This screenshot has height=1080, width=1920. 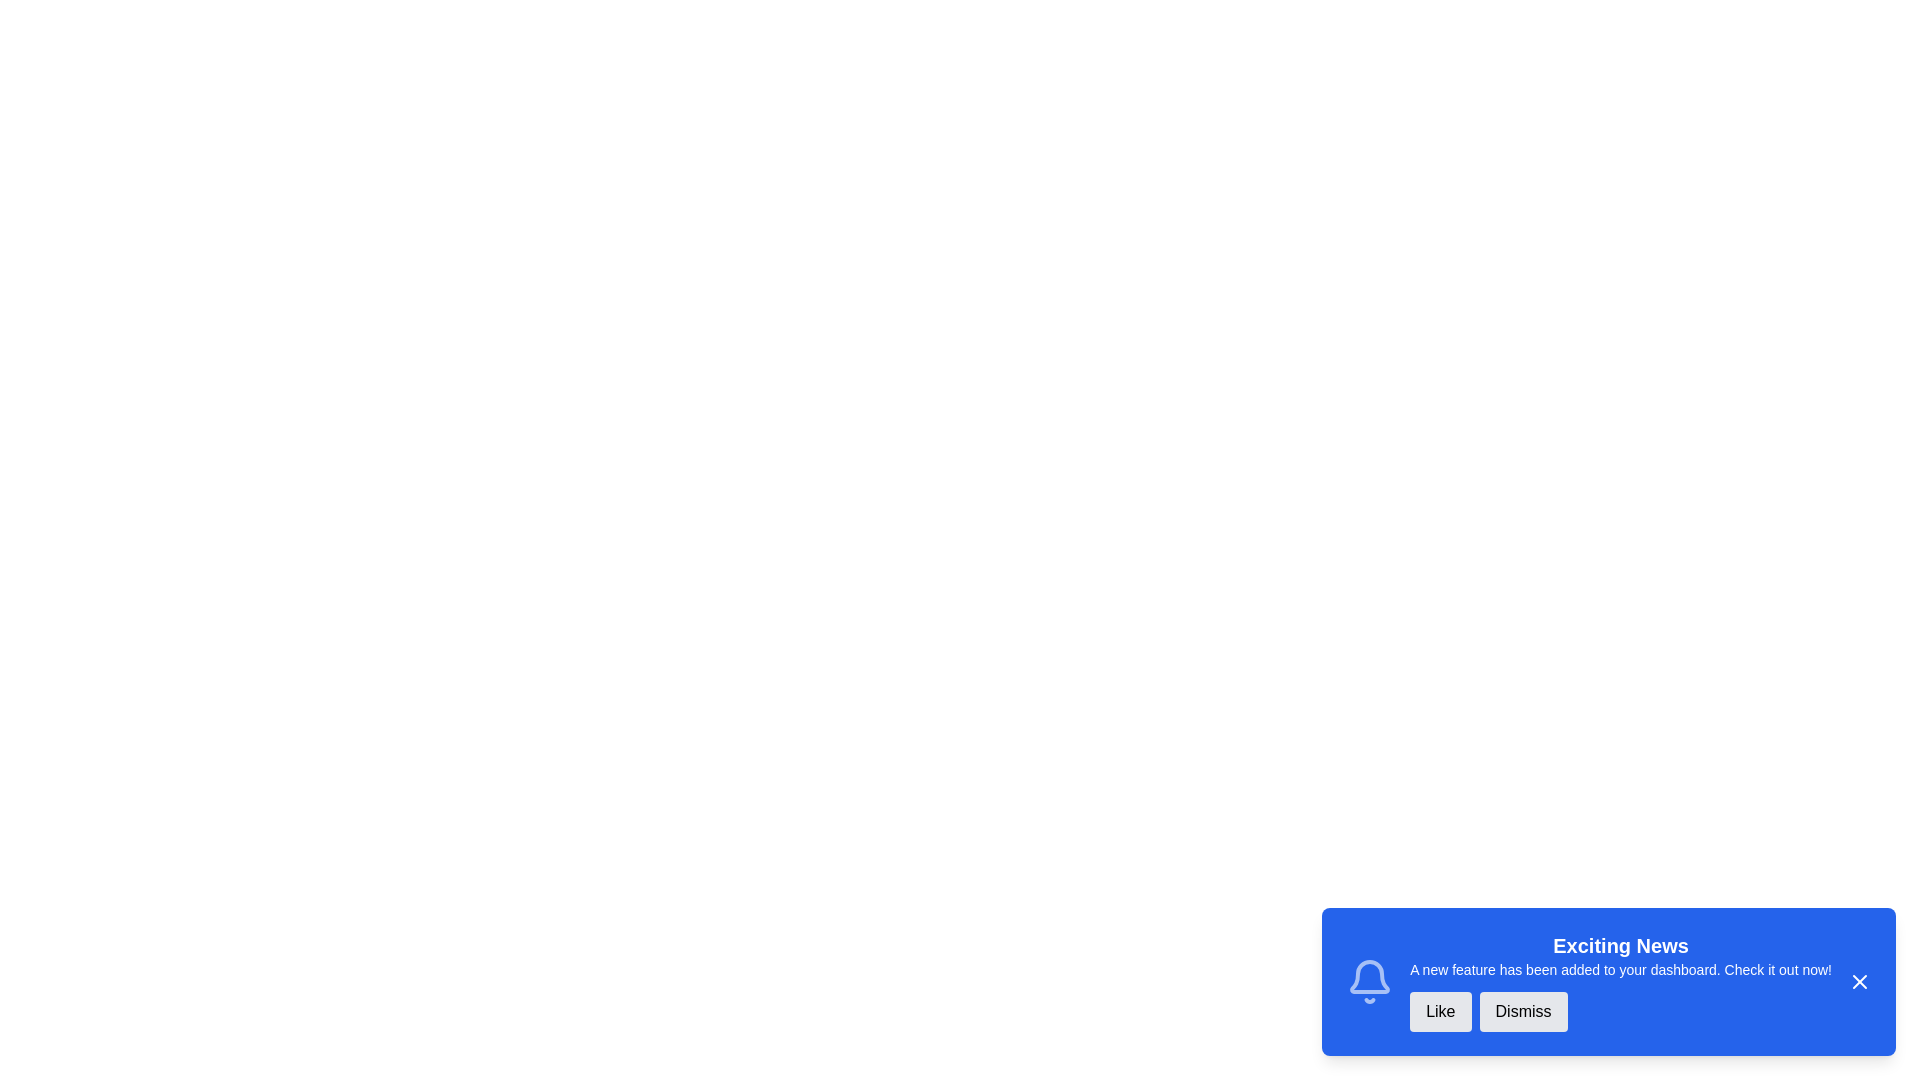 What do you see at coordinates (1440, 1011) in the screenshot?
I see `the 'Like' button to toggle its state` at bounding box center [1440, 1011].